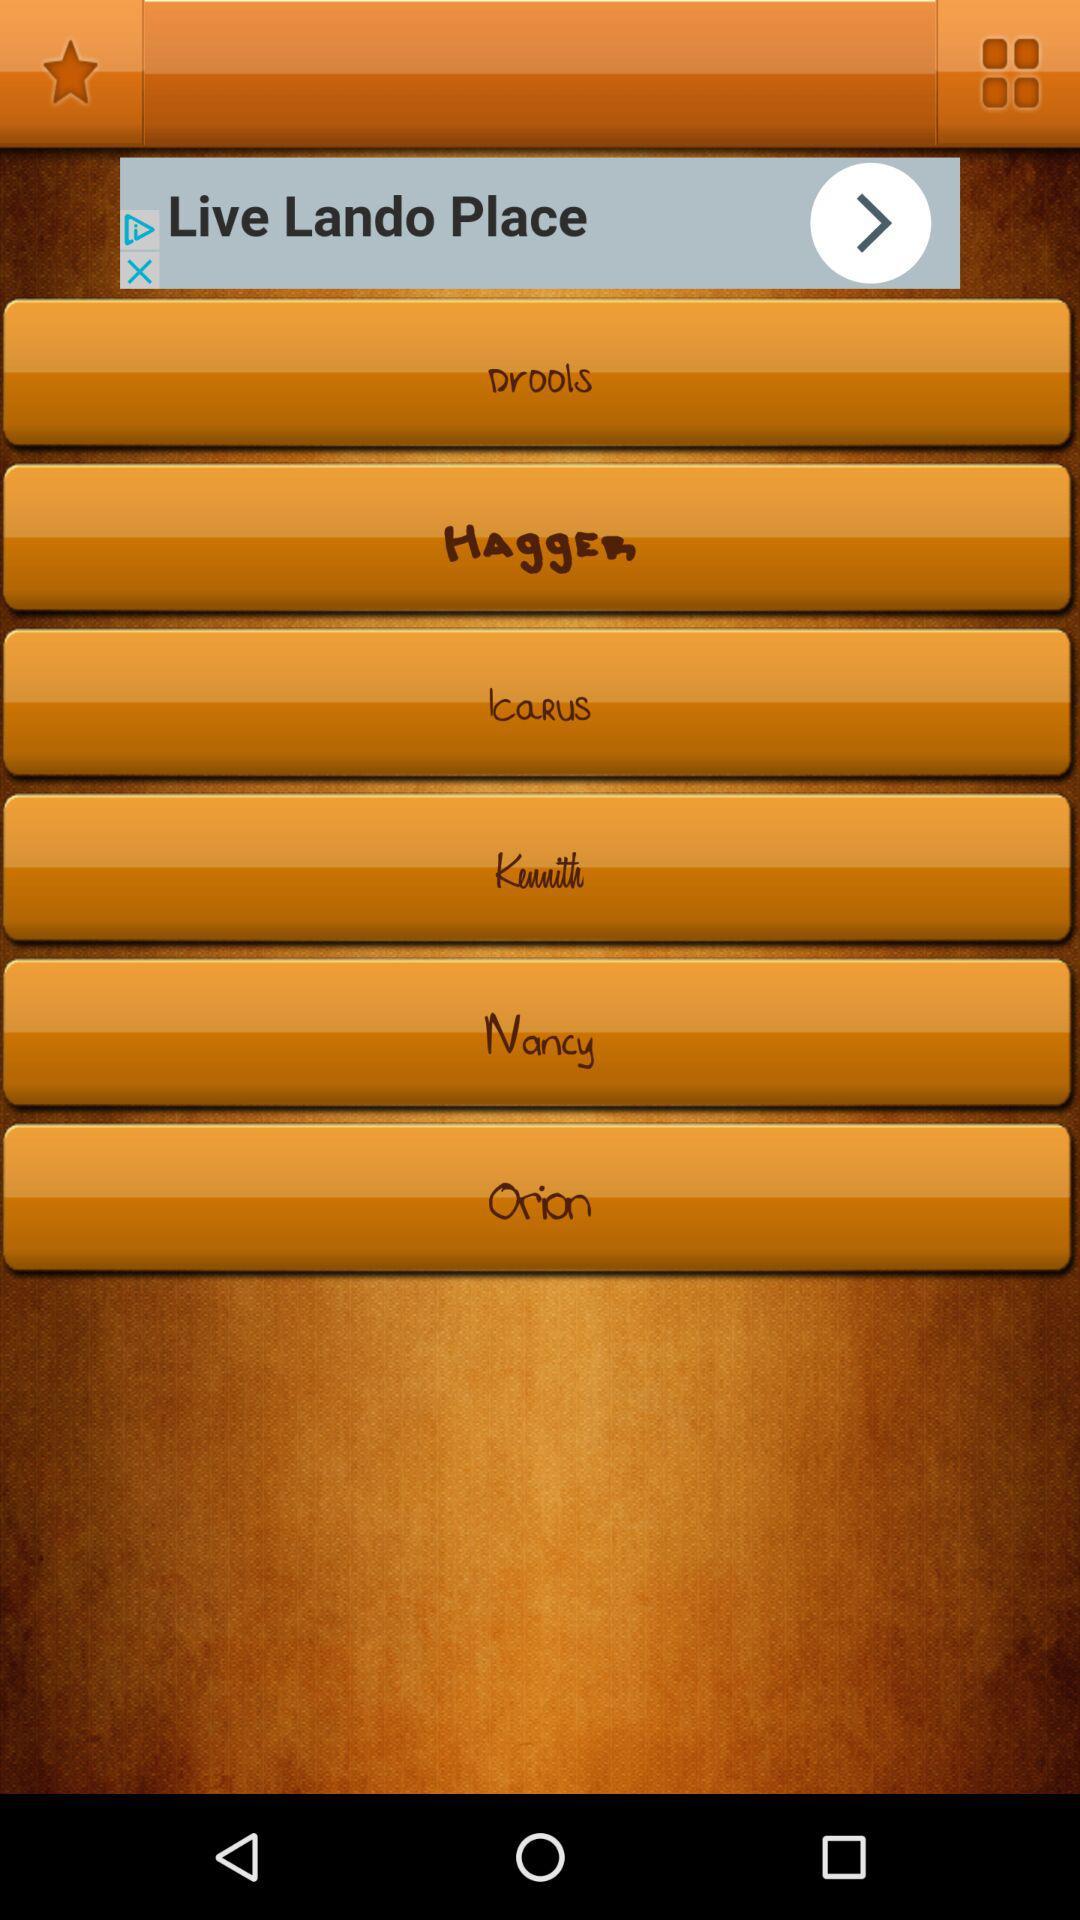 This screenshot has height=1920, width=1080. I want to click on advertisements image, so click(540, 223).